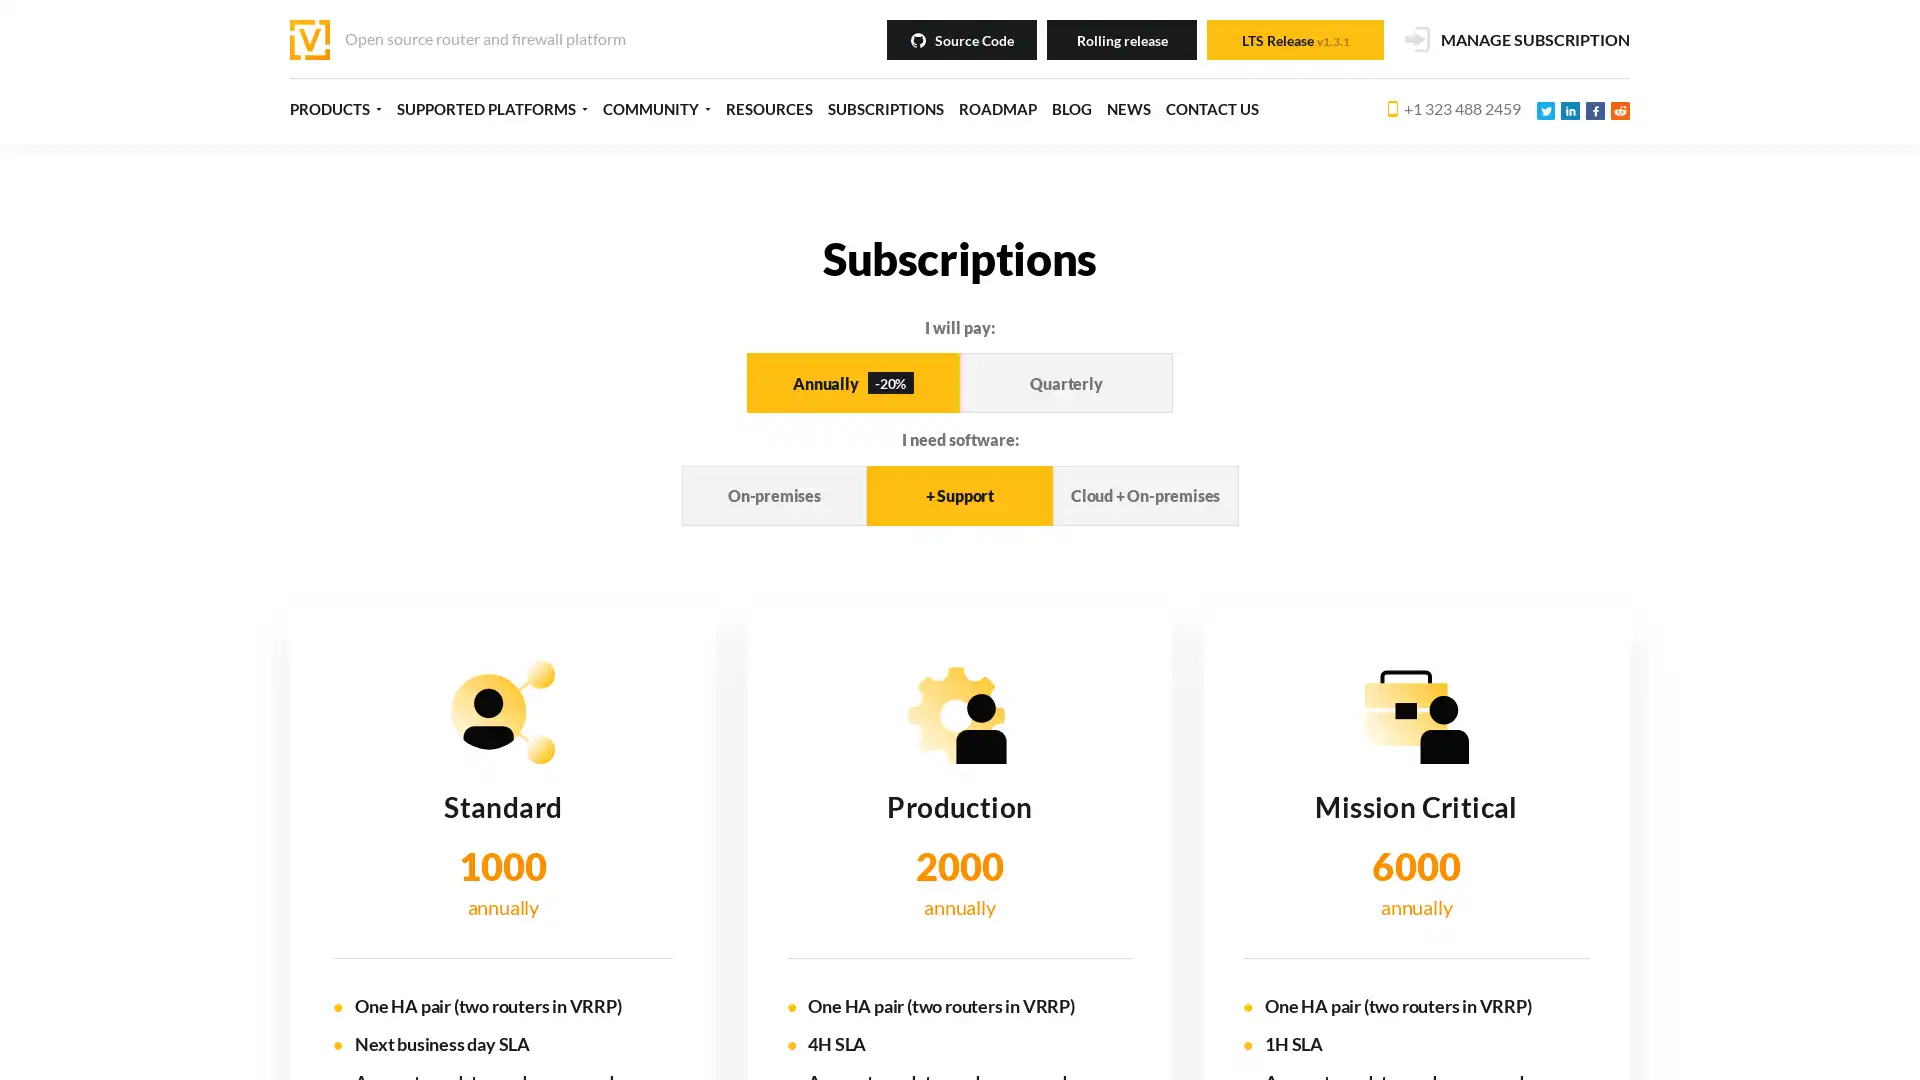 The image size is (1920, 1080). Describe the element at coordinates (1323, 1033) in the screenshot. I see `Decline` at that location.